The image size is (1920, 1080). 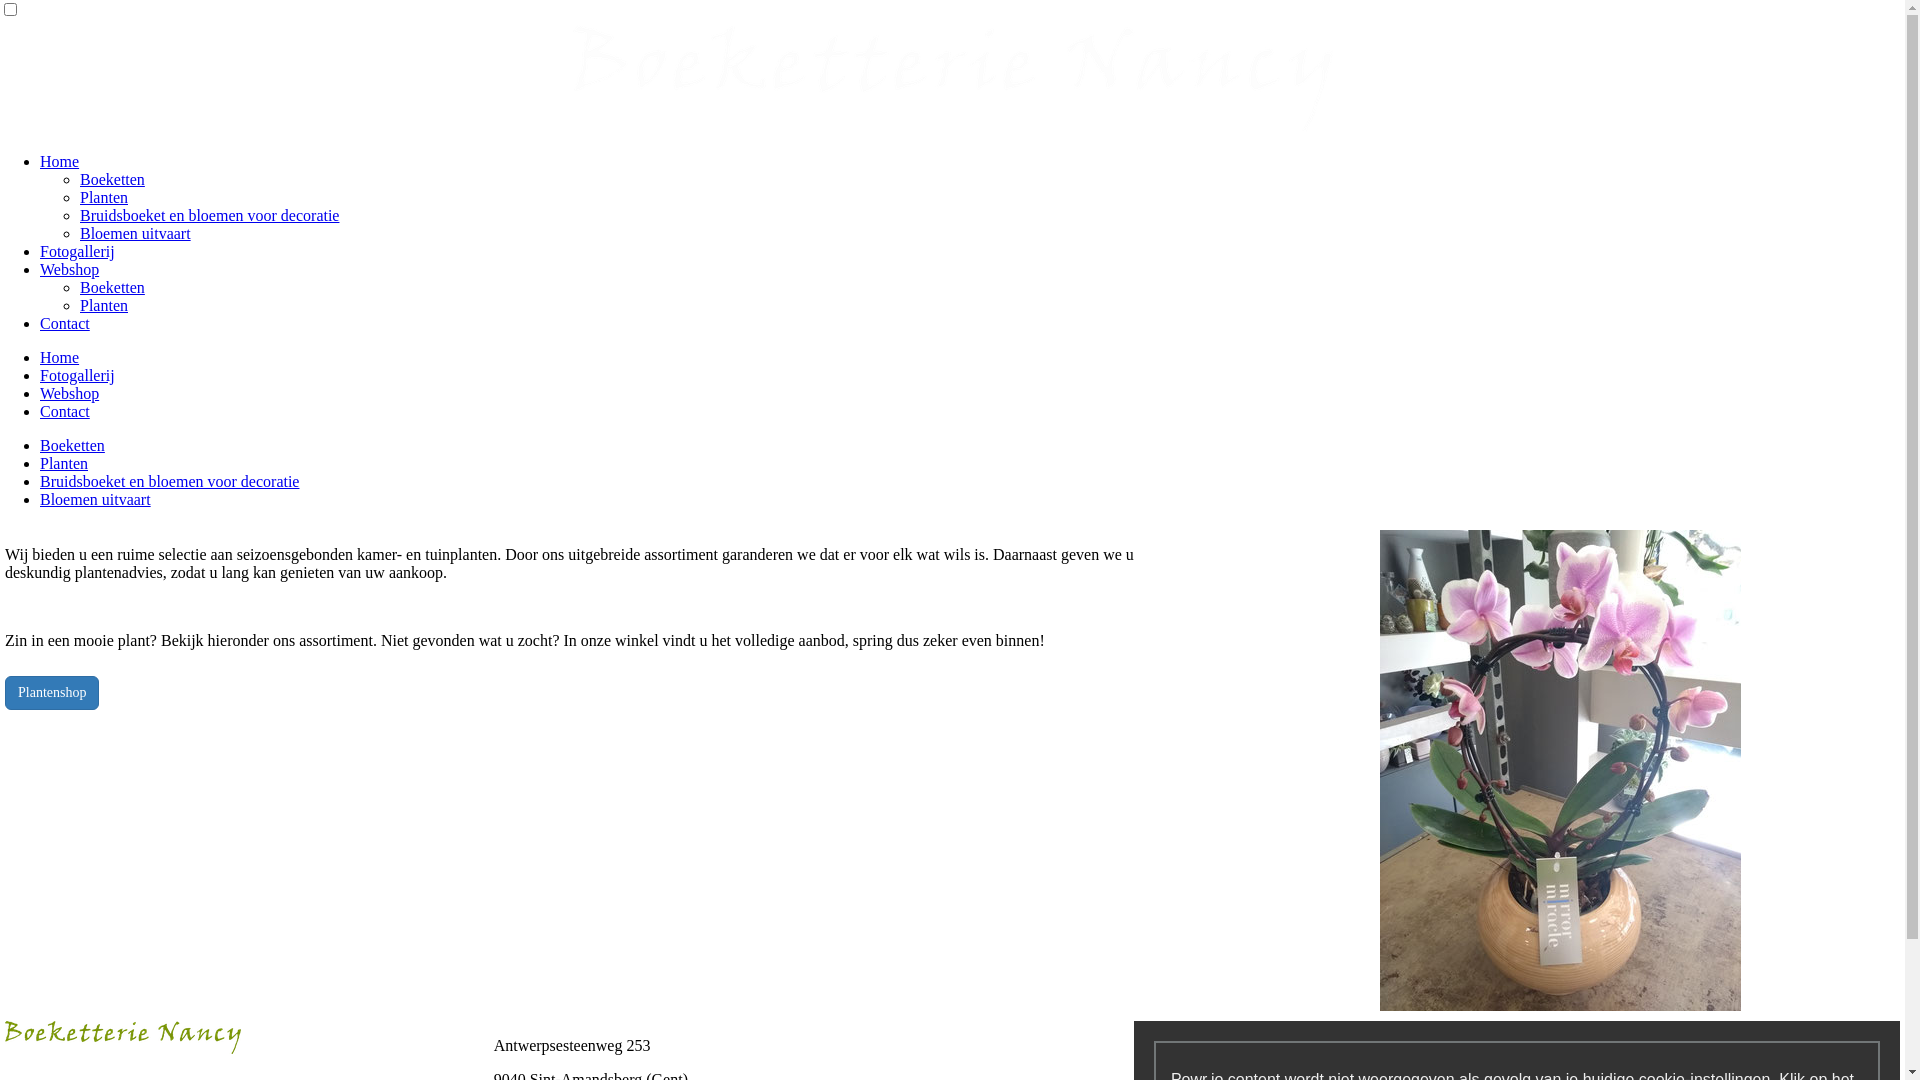 What do you see at coordinates (69, 393) in the screenshot?
I see `'Webshop'` at bounding box center [69, 393].